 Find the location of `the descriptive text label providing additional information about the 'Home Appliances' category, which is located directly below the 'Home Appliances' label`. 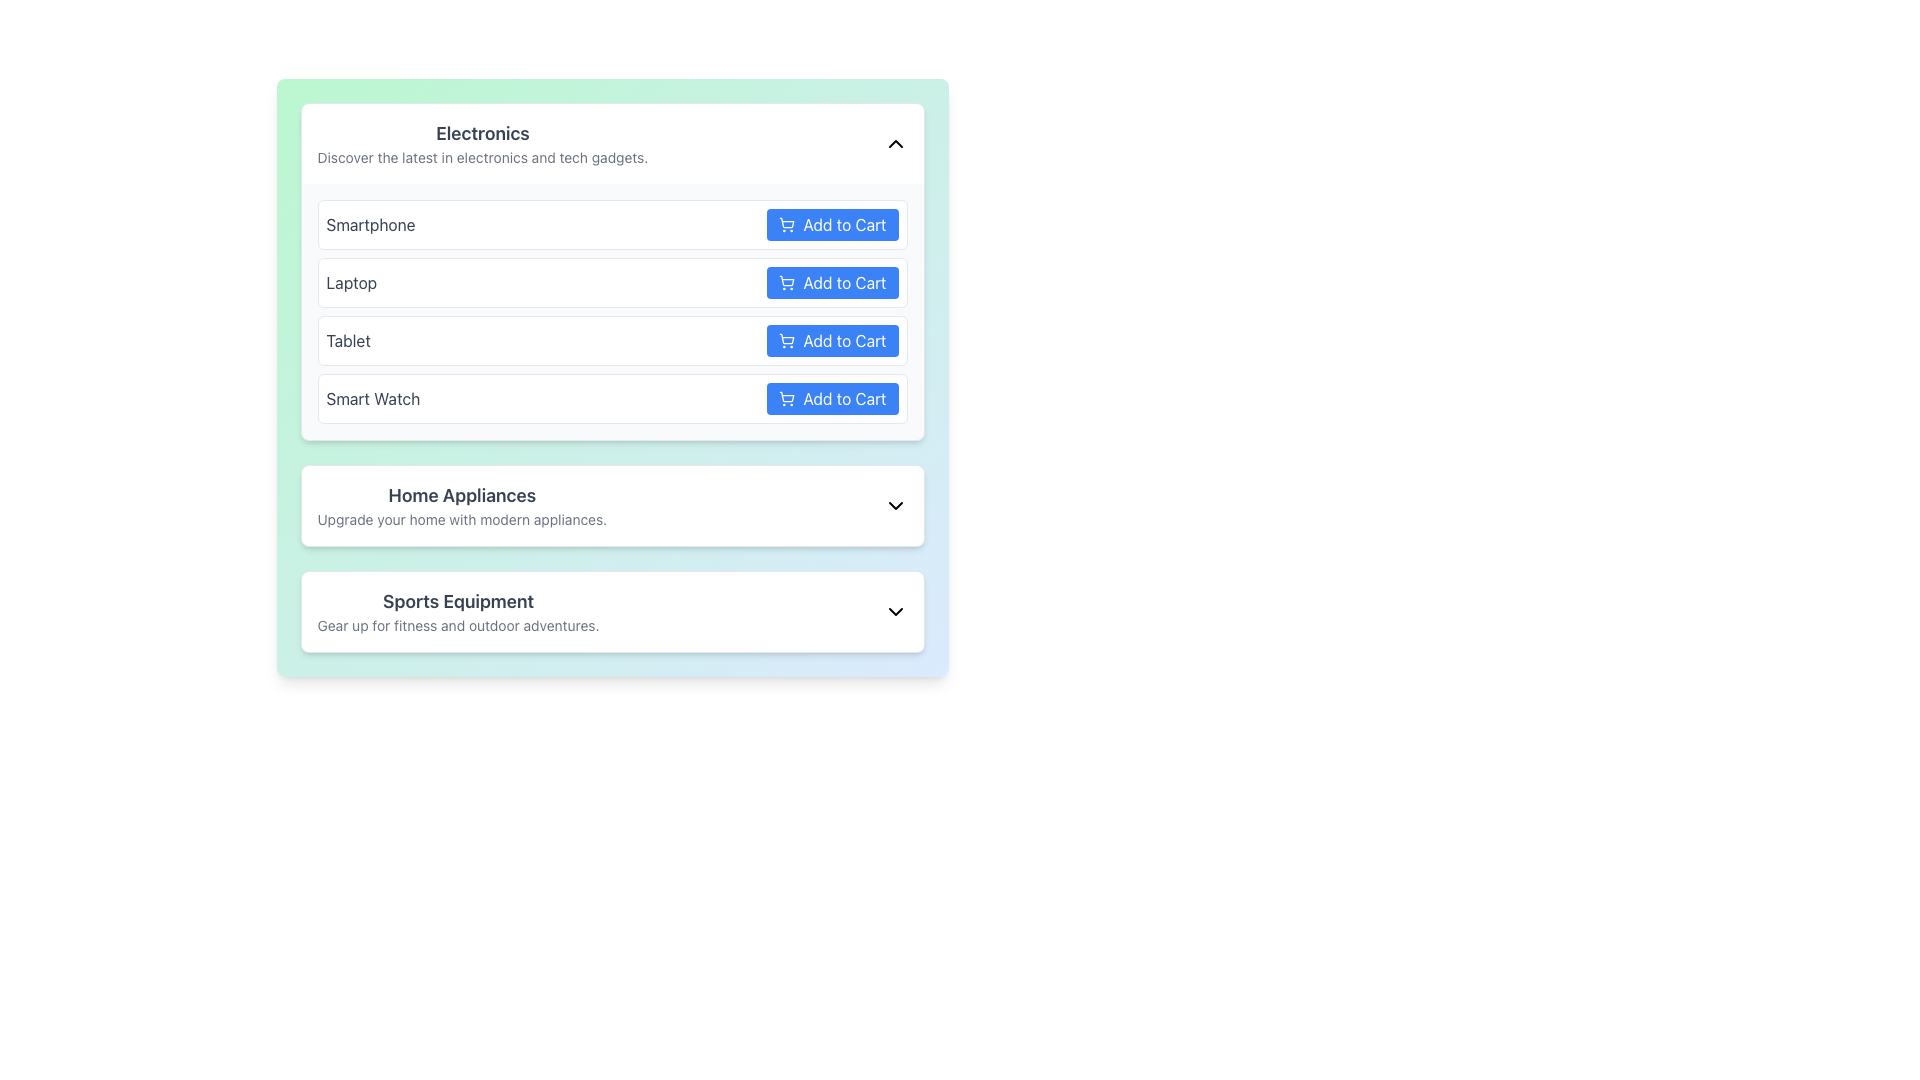

the descriptive text label providing additional information about the 'Home Appliances' category, which is located directly below the 'Home Appliances' label is located at coordinates (461, 519).